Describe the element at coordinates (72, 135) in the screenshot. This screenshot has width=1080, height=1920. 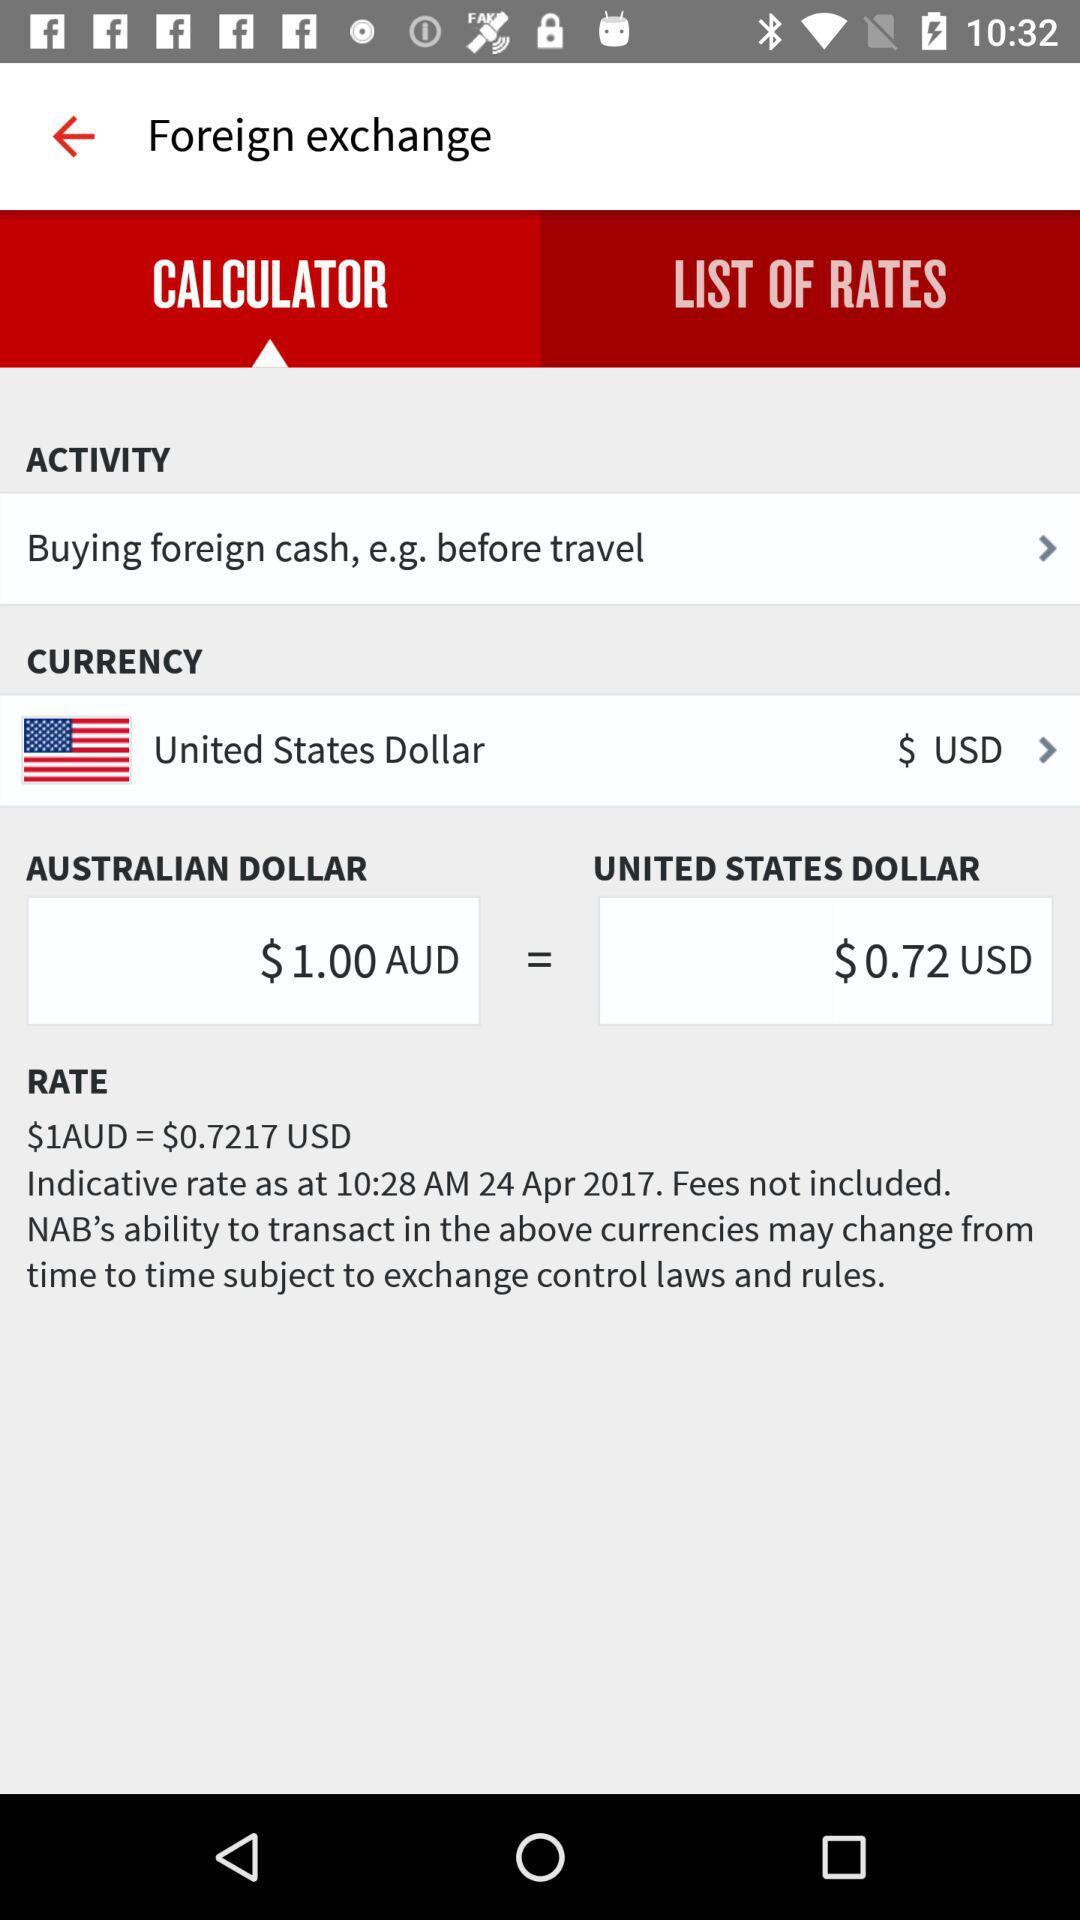
I see `icon to the left of foreign exchange` at that location.